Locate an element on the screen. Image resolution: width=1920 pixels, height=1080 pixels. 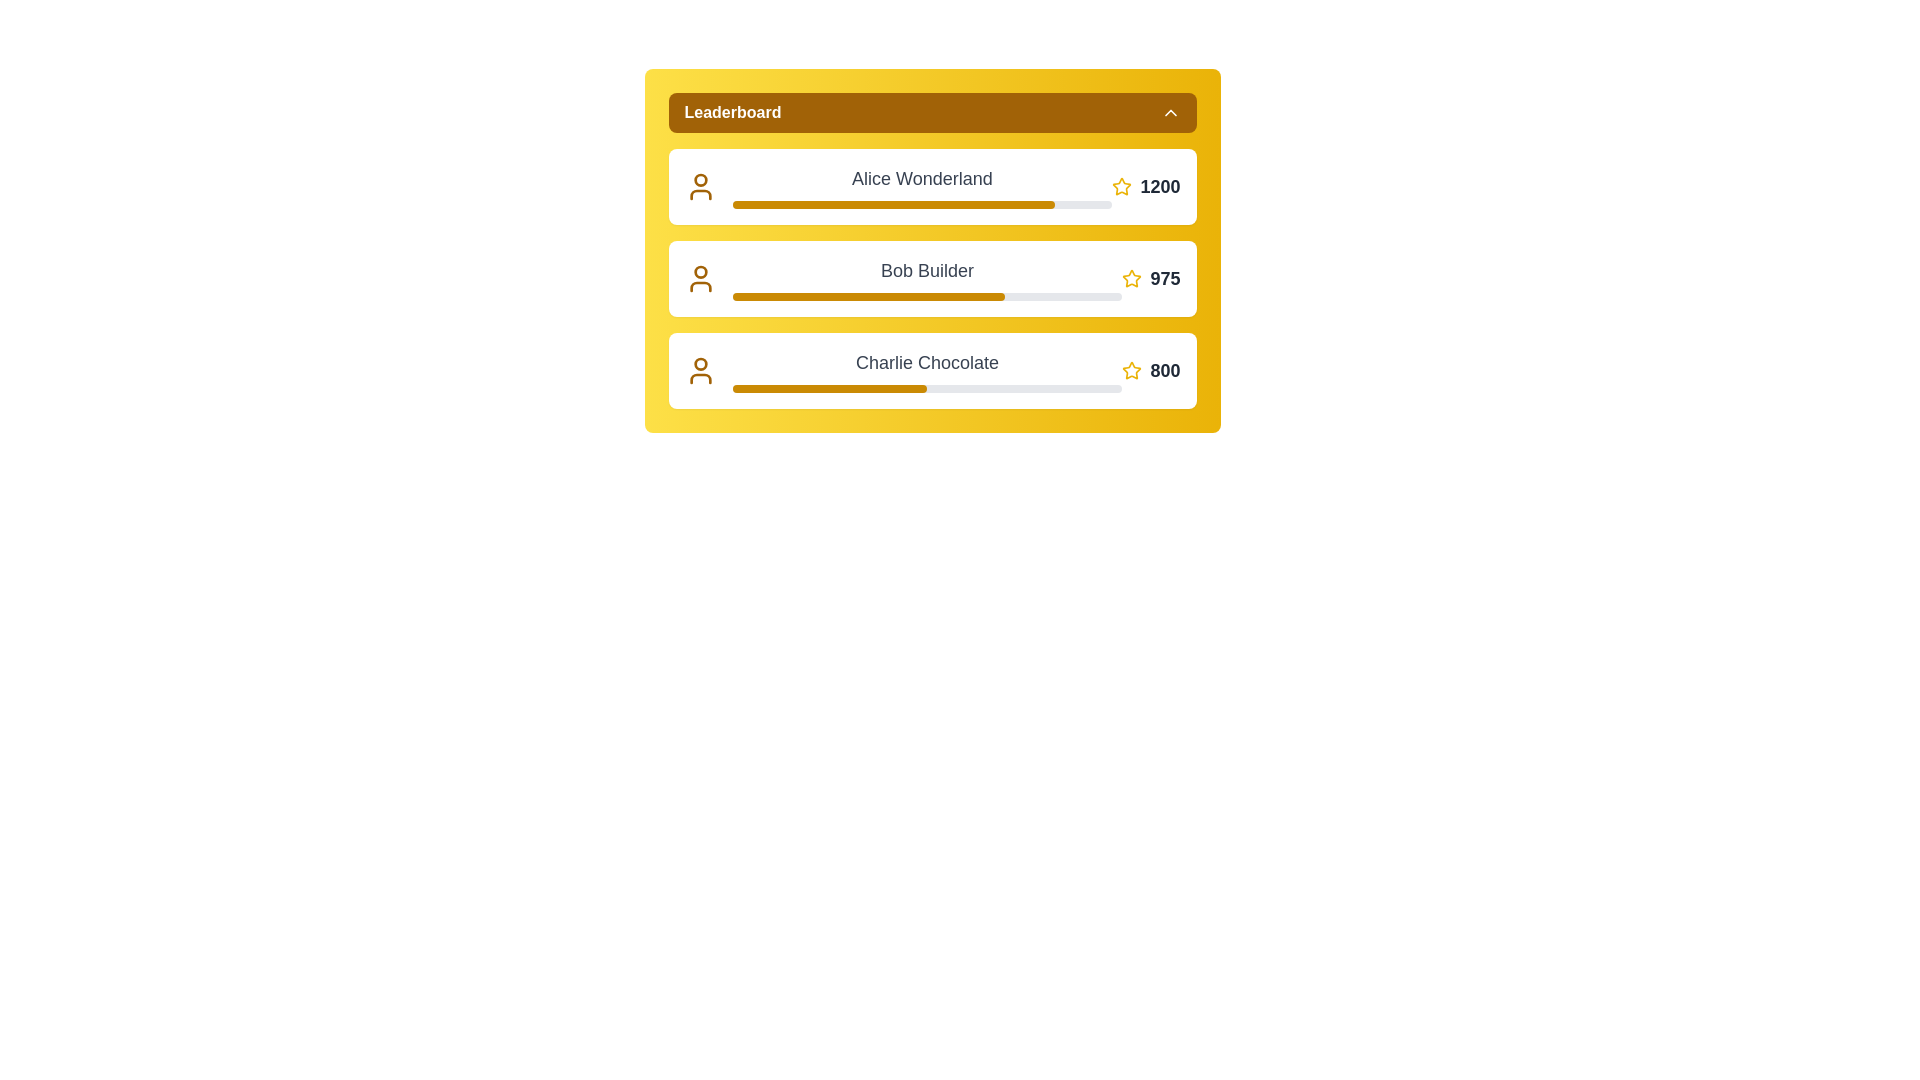
numerical value '975' which is styled in bold text and positioned to the right of a small yellow star icon, located in the leaderboard entry for 'Bob Builder' is located at coordinates (1151, 278).